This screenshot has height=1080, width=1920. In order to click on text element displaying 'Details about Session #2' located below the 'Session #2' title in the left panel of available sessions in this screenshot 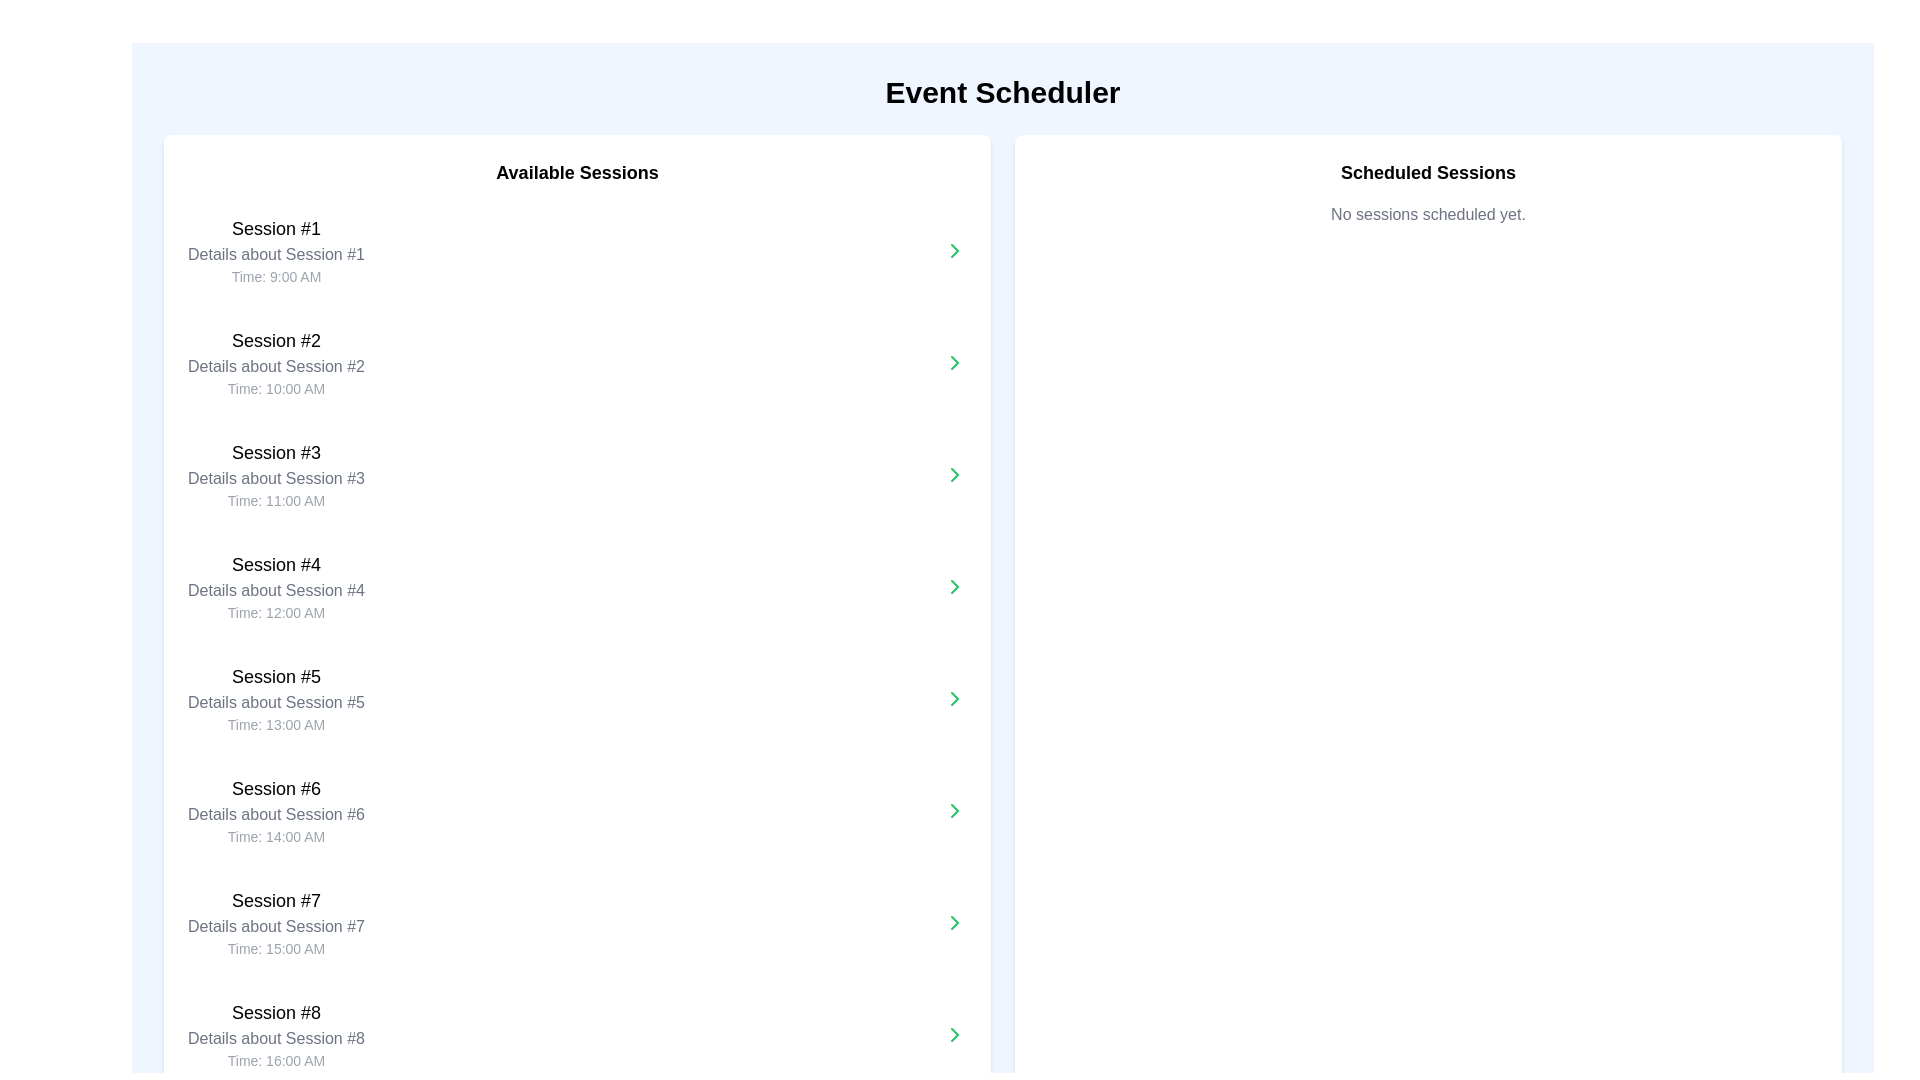, I will do `click(275, 366)`.